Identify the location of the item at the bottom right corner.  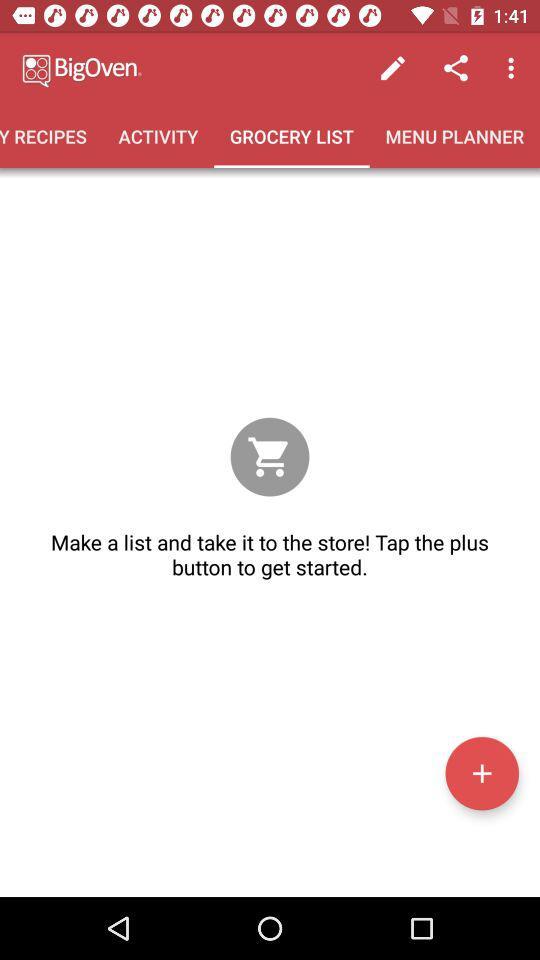
(481, 772).